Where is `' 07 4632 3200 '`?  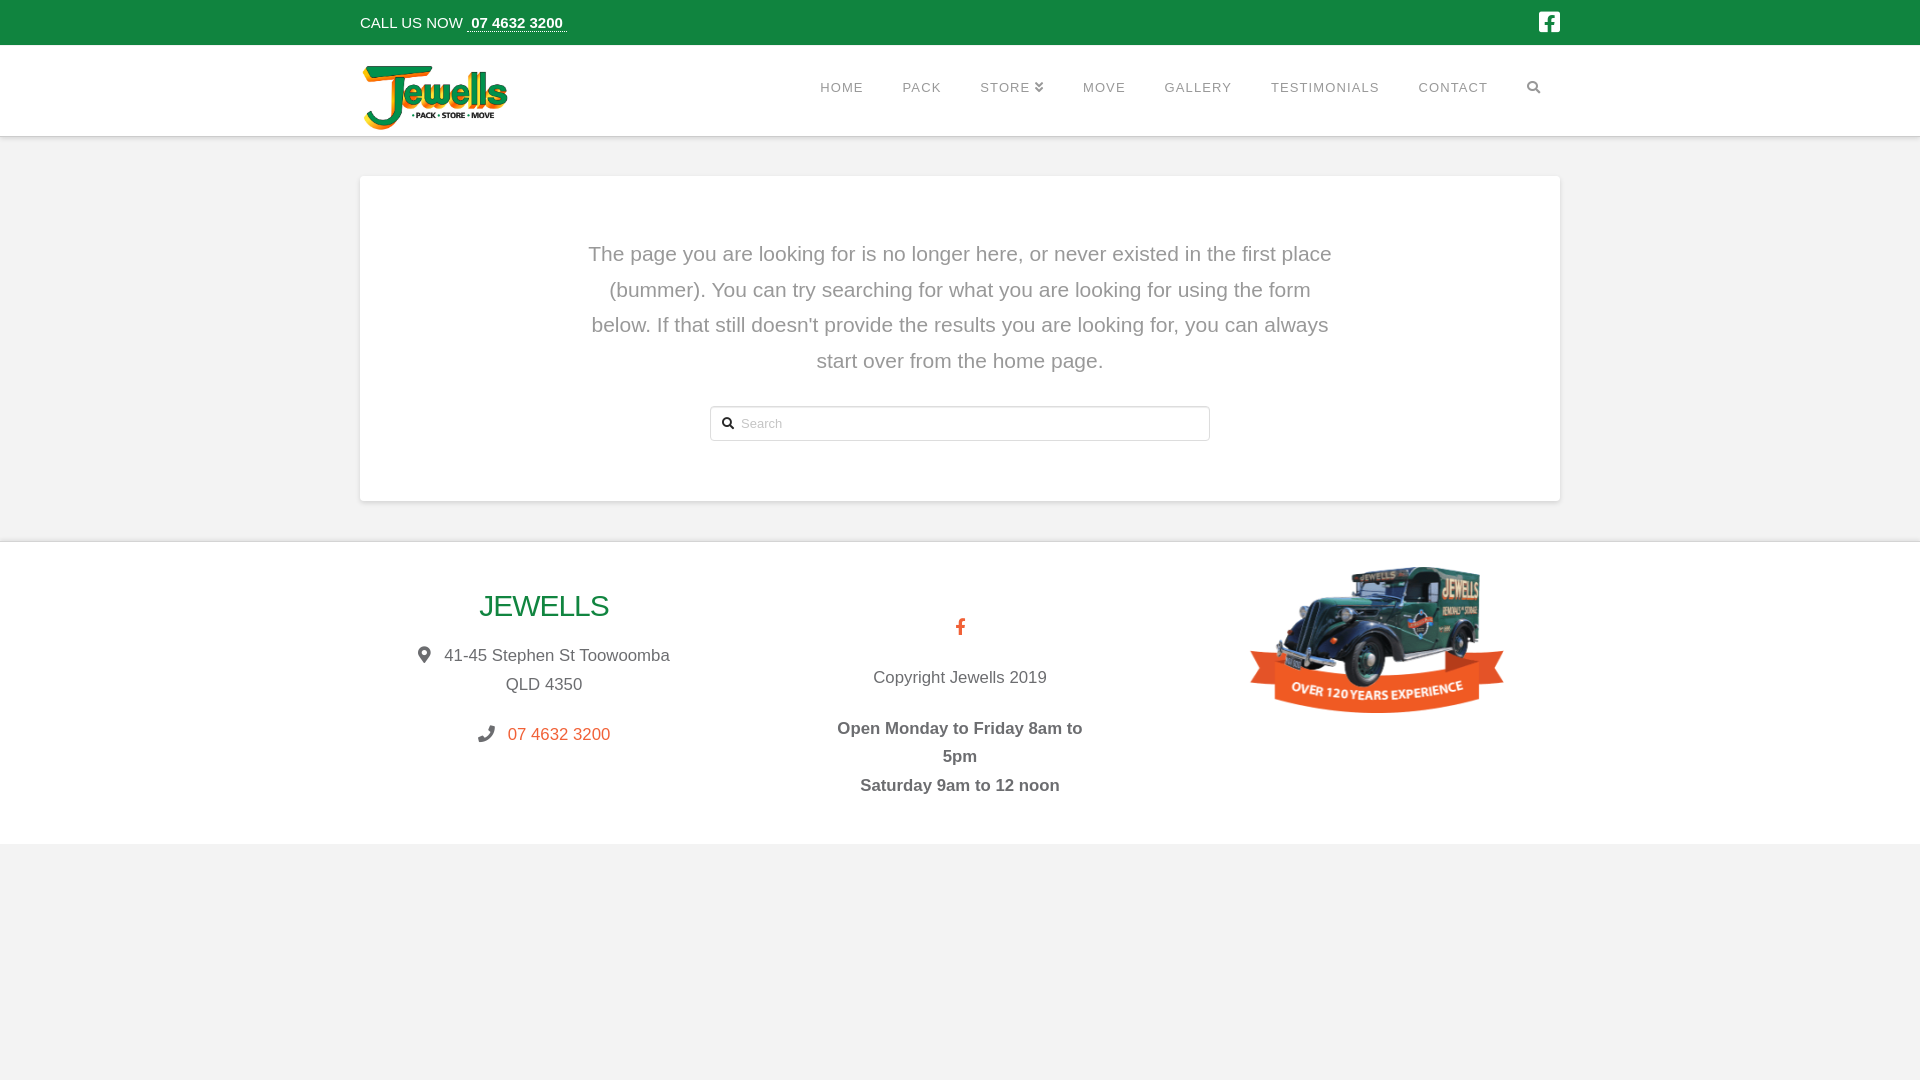
' 07 4632 3200 ' is located at coordinates (465, 23).